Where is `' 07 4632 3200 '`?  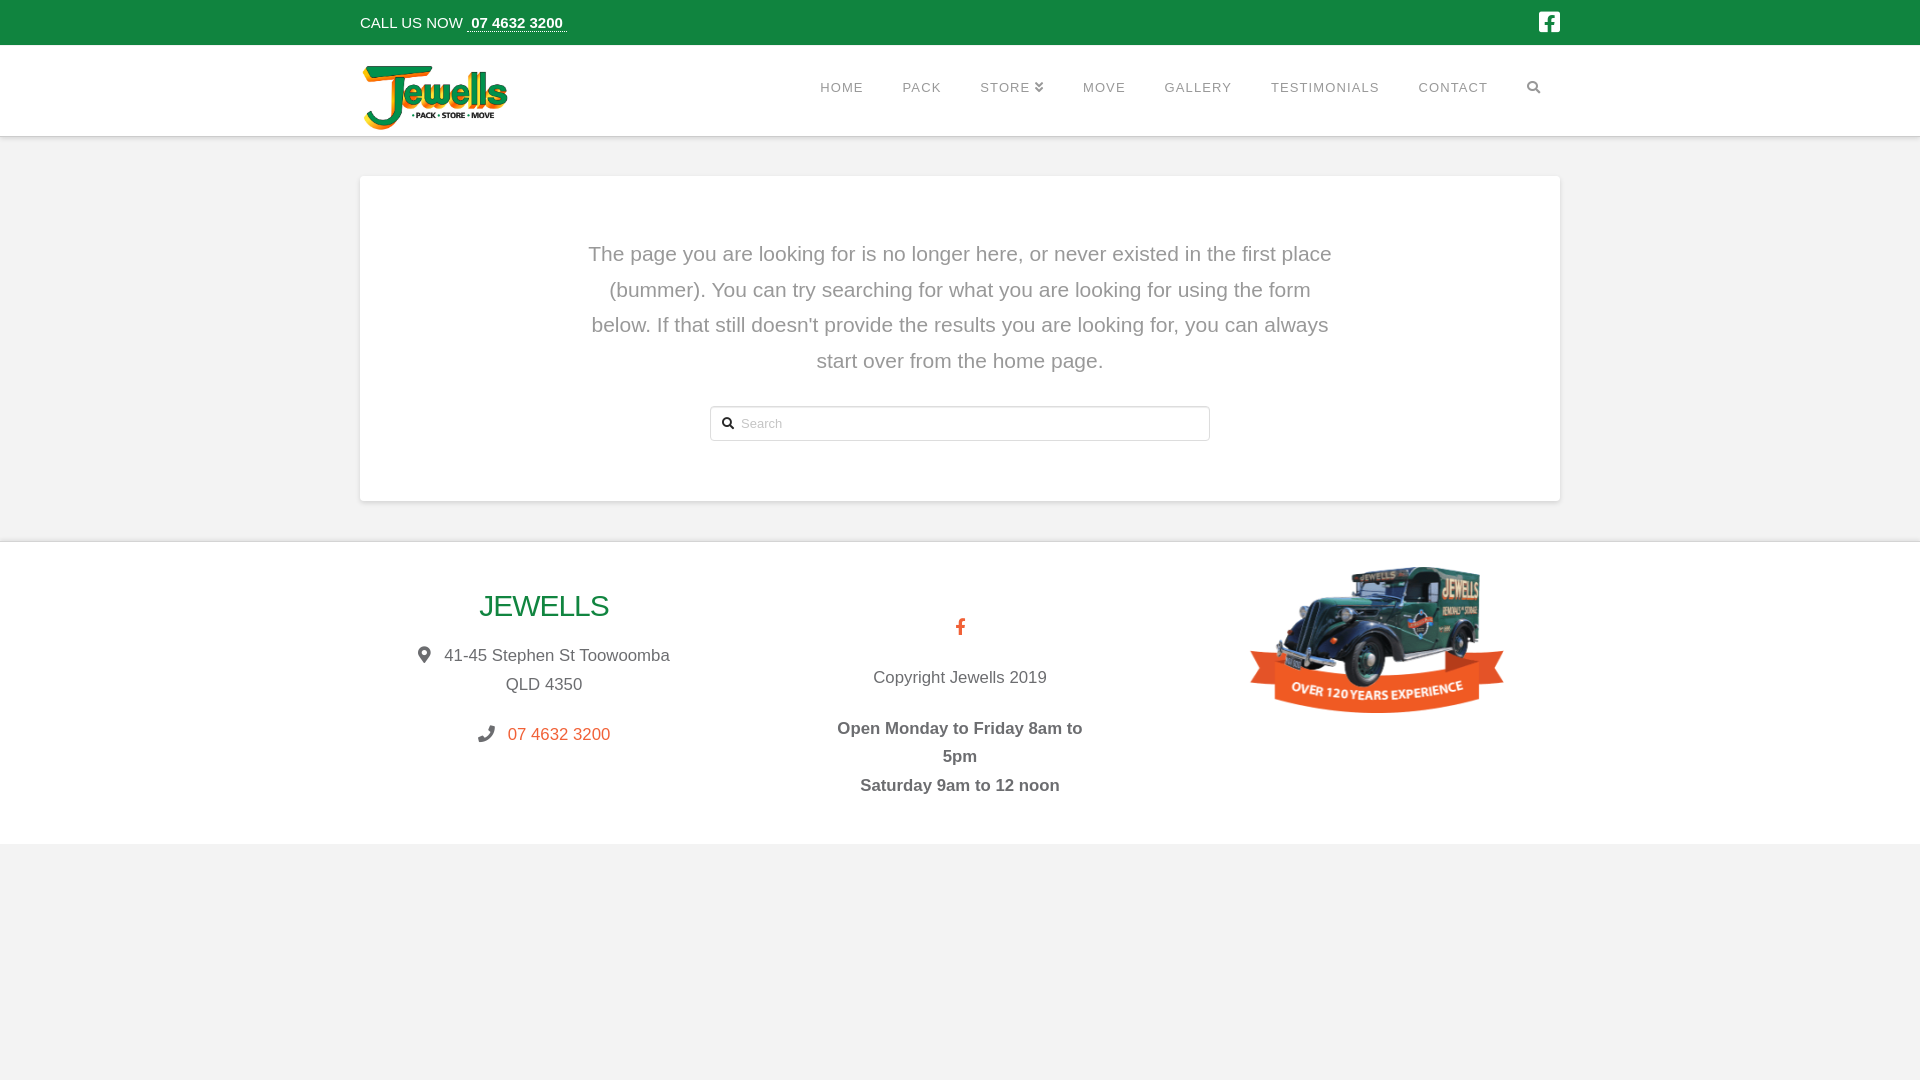
' 07 4632 3200 ' is located at coordinates (465, 23).